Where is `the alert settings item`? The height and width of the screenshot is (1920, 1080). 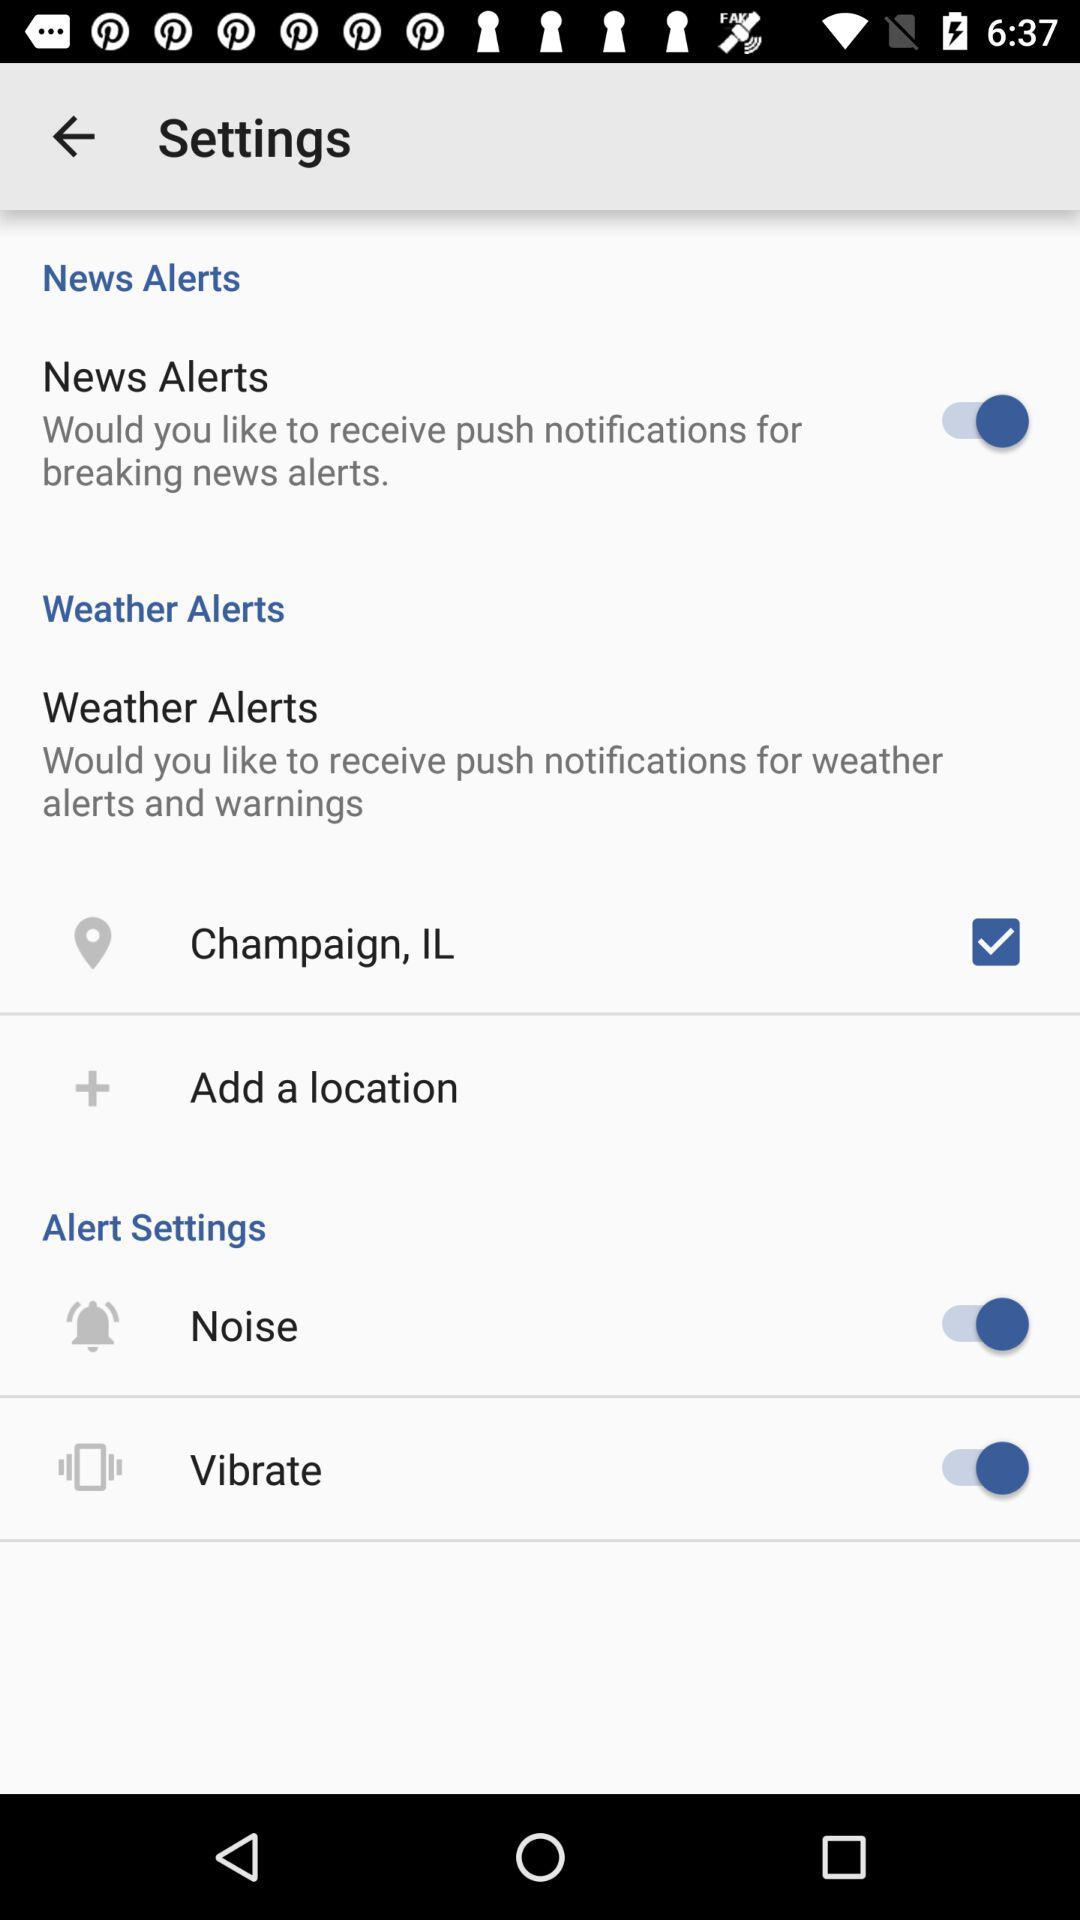
the alert settings item is located at coordinates (540, 1204).